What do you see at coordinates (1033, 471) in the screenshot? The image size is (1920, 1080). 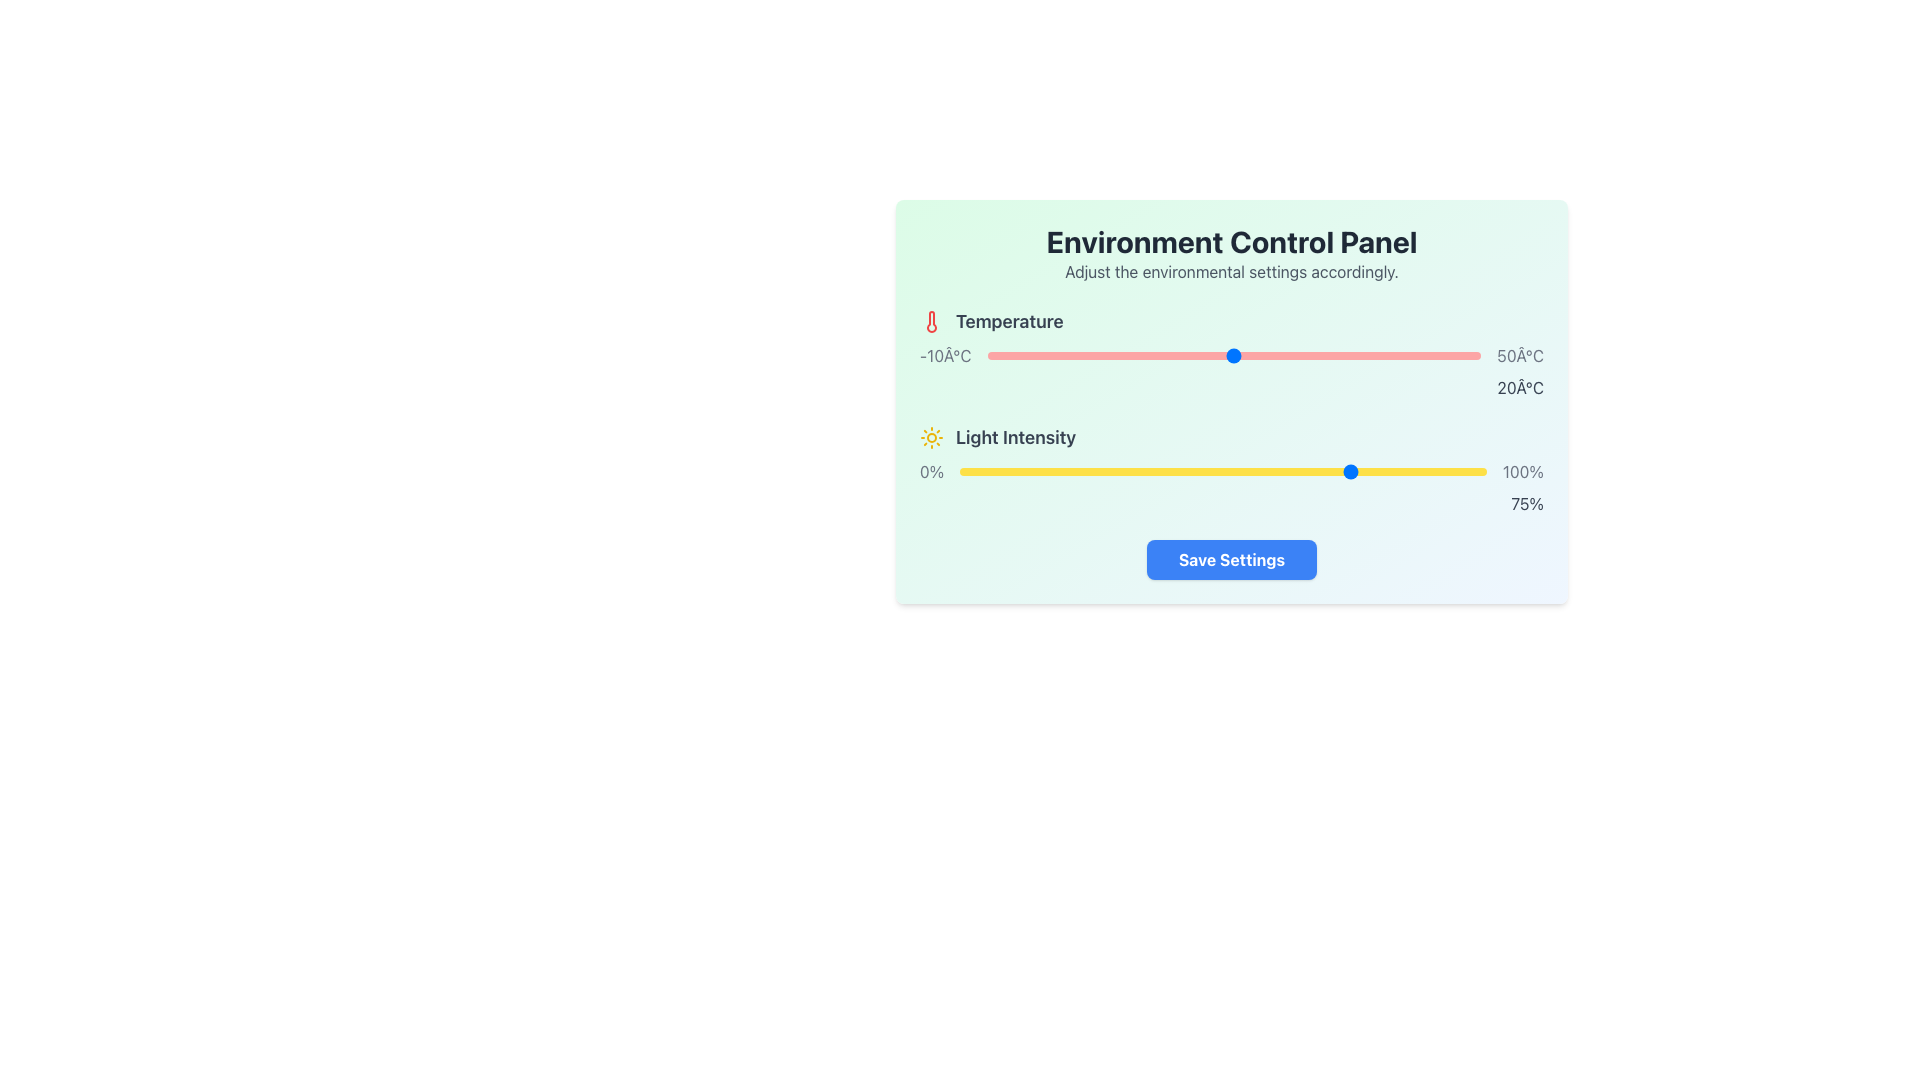 I see `light intensity` at bounding box center [1033, 471].